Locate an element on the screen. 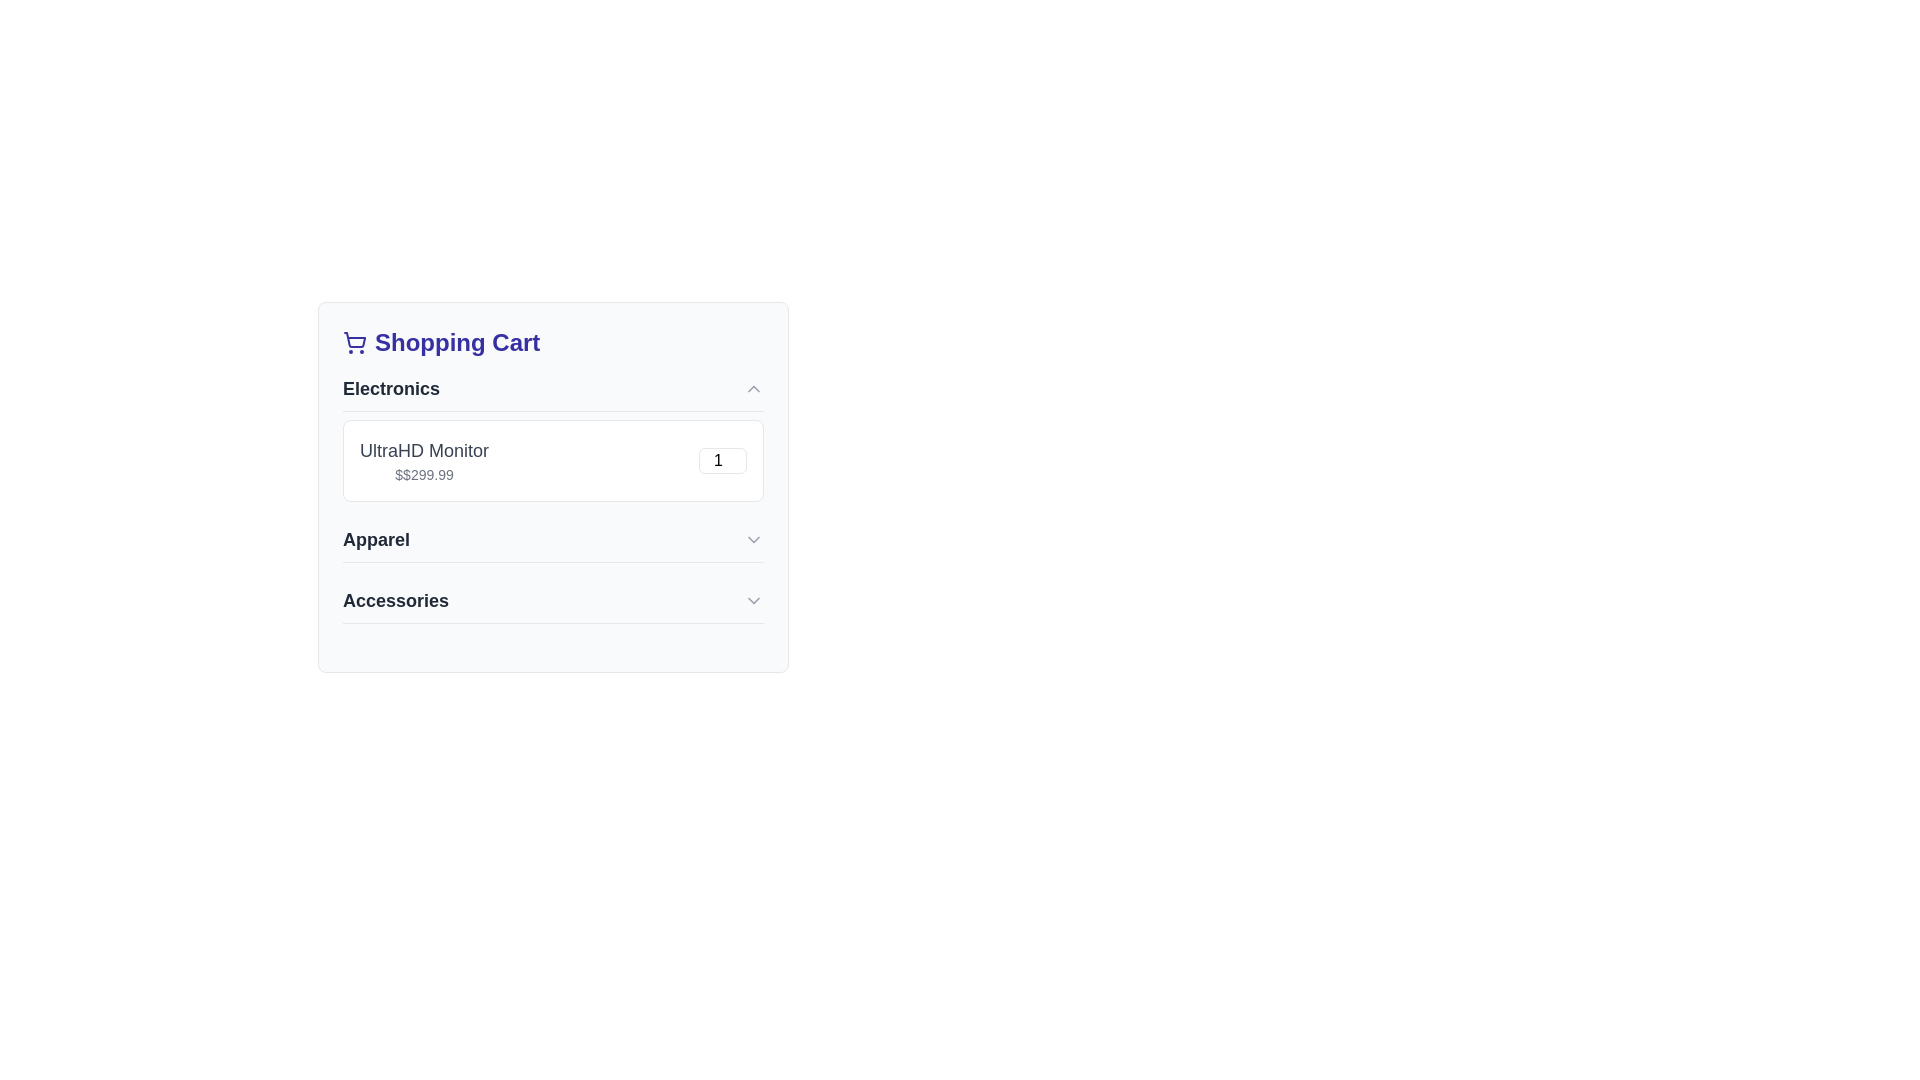  the Chevron icon located to the far right of the 'Accessories' label is located at coordinates (752, 600).